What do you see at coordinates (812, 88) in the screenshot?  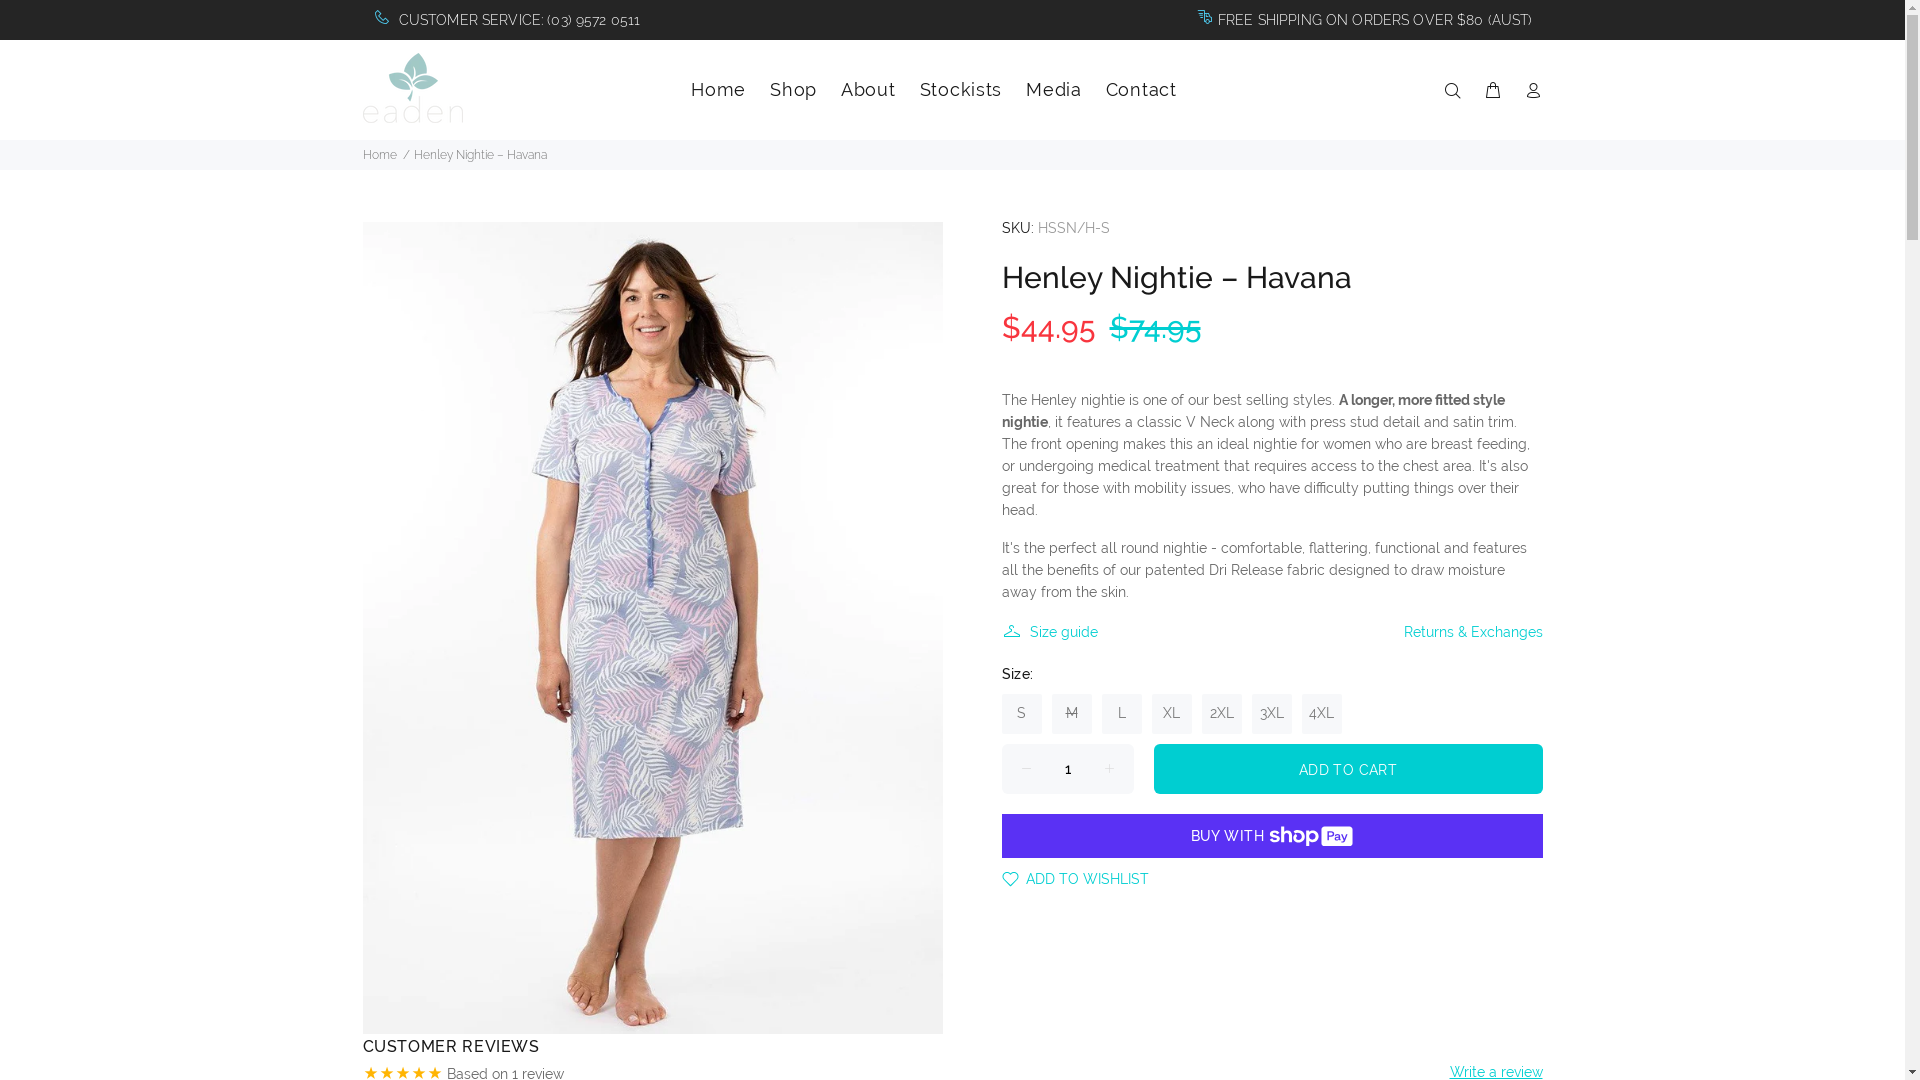 I see `'Shop'` at bounding box center [812, 88].